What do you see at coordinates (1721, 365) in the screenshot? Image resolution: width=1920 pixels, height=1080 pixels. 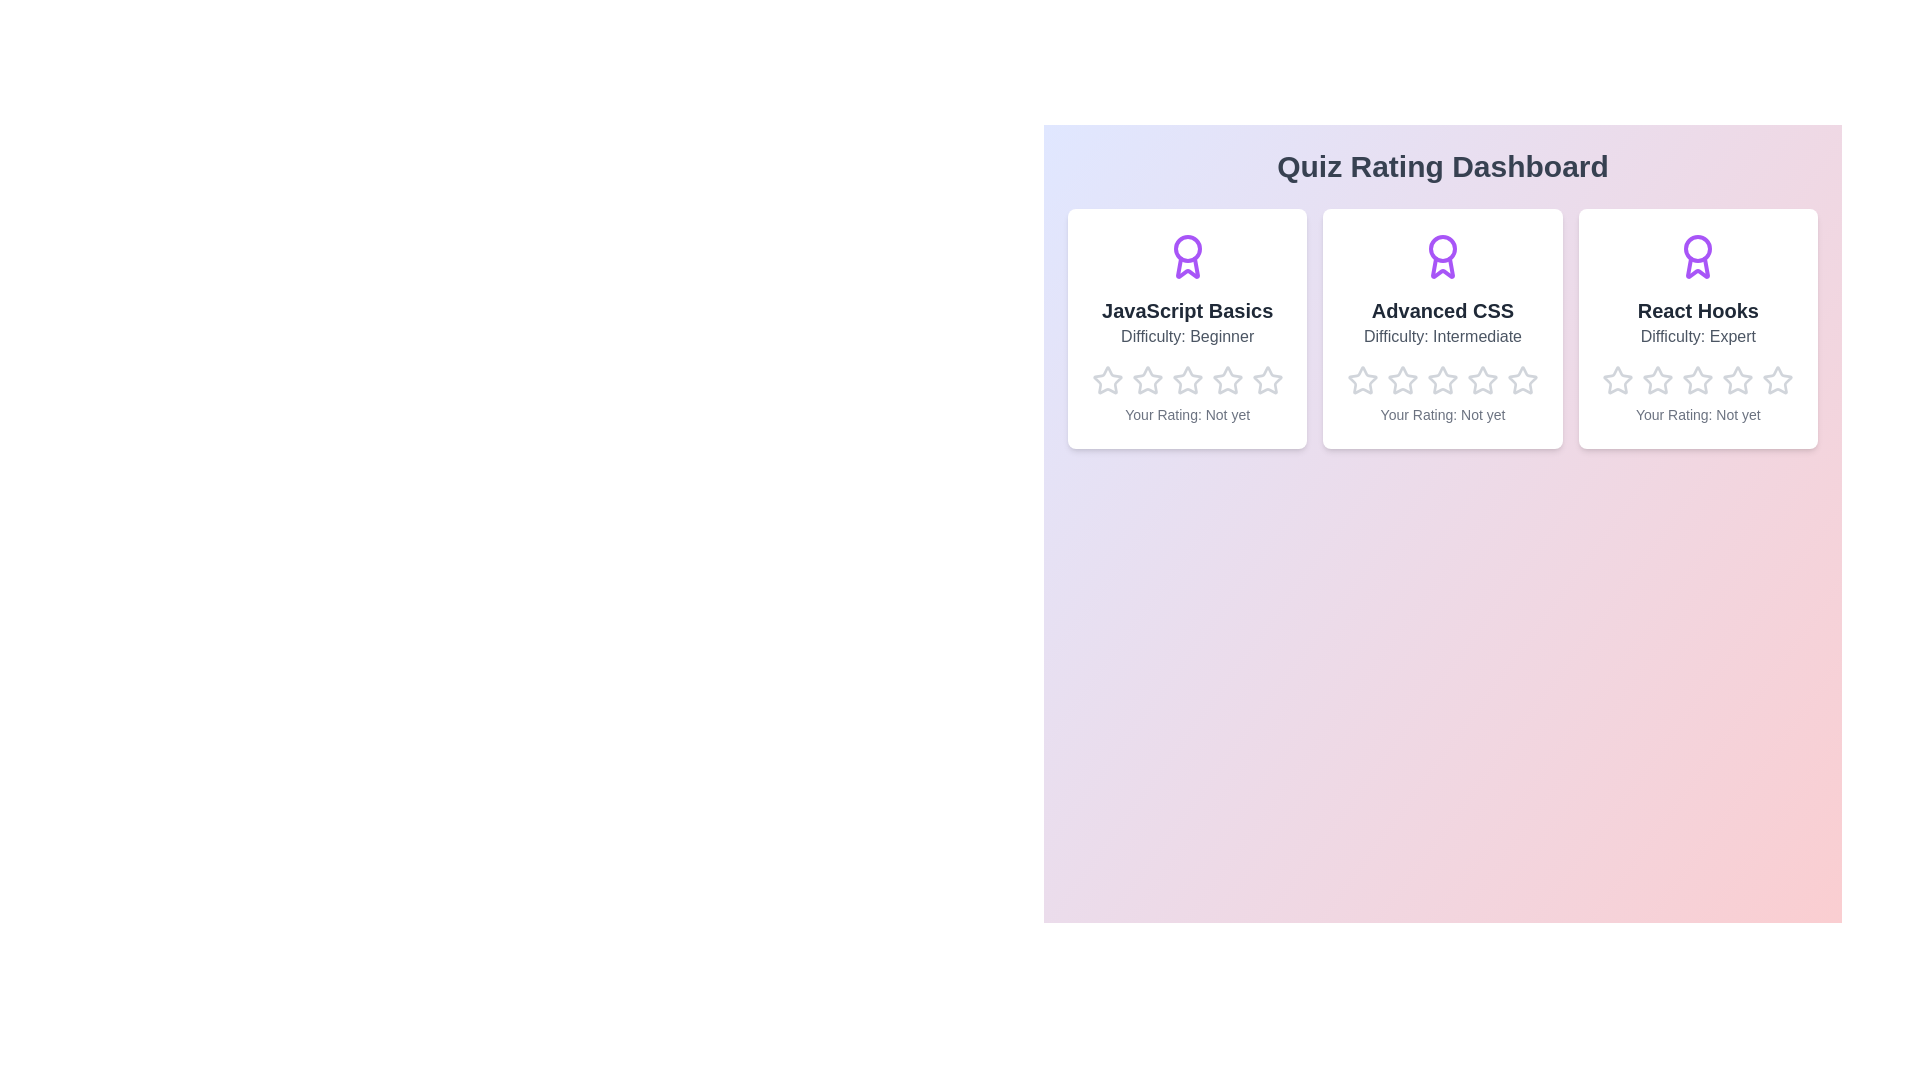 I see `the star corresponding to the rating 4 for the quiz React Hooks` at bounding box center [1721, 365].